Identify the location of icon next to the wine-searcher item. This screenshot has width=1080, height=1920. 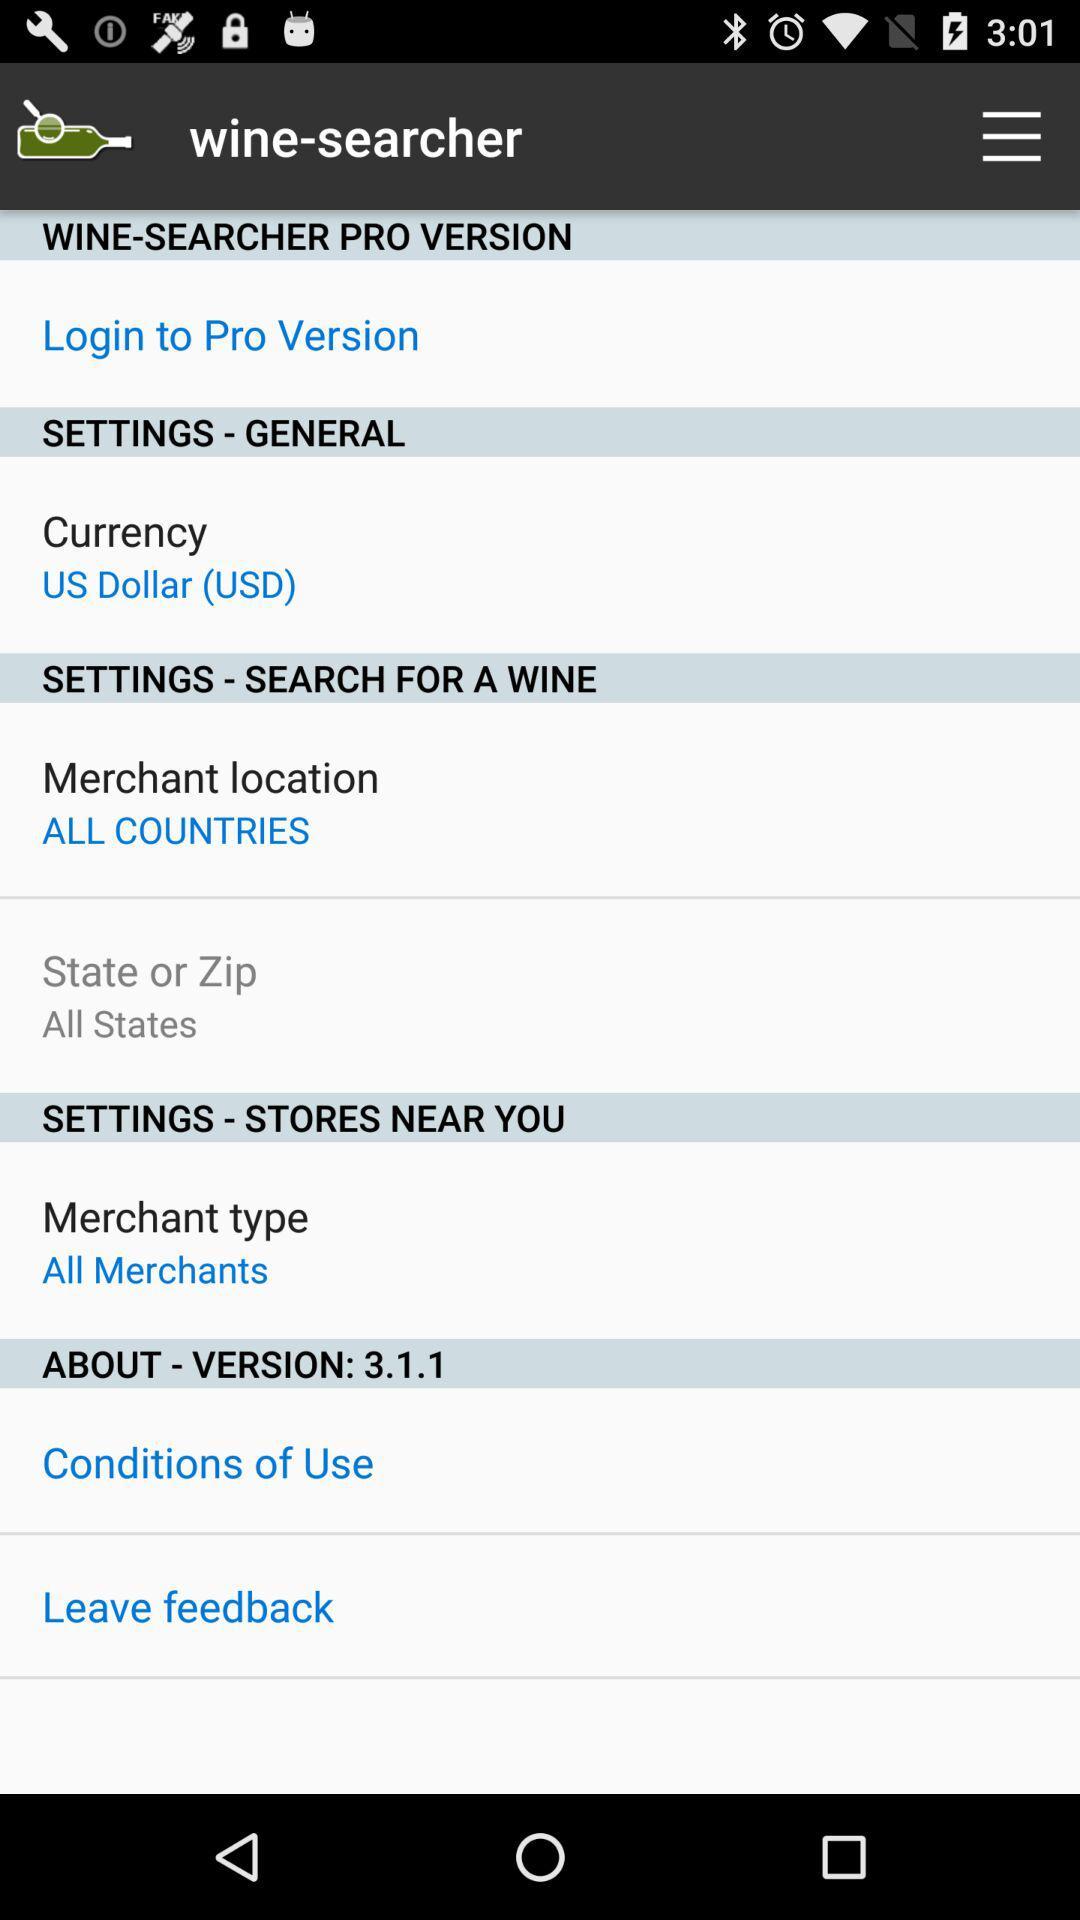
(72, 135).